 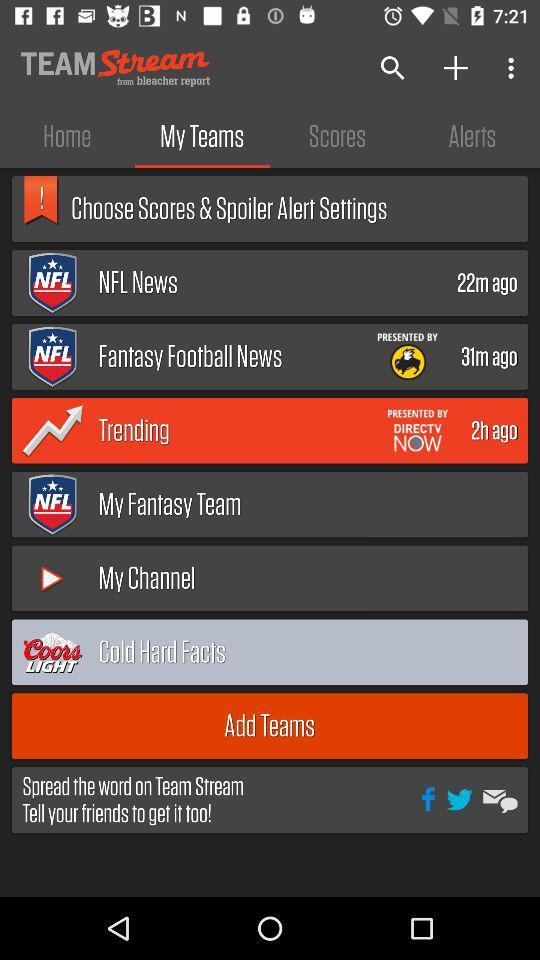 What do you see at coordinates (473, 651) in the screenshot?
I see `outline page` at bounding box center [473, 651].